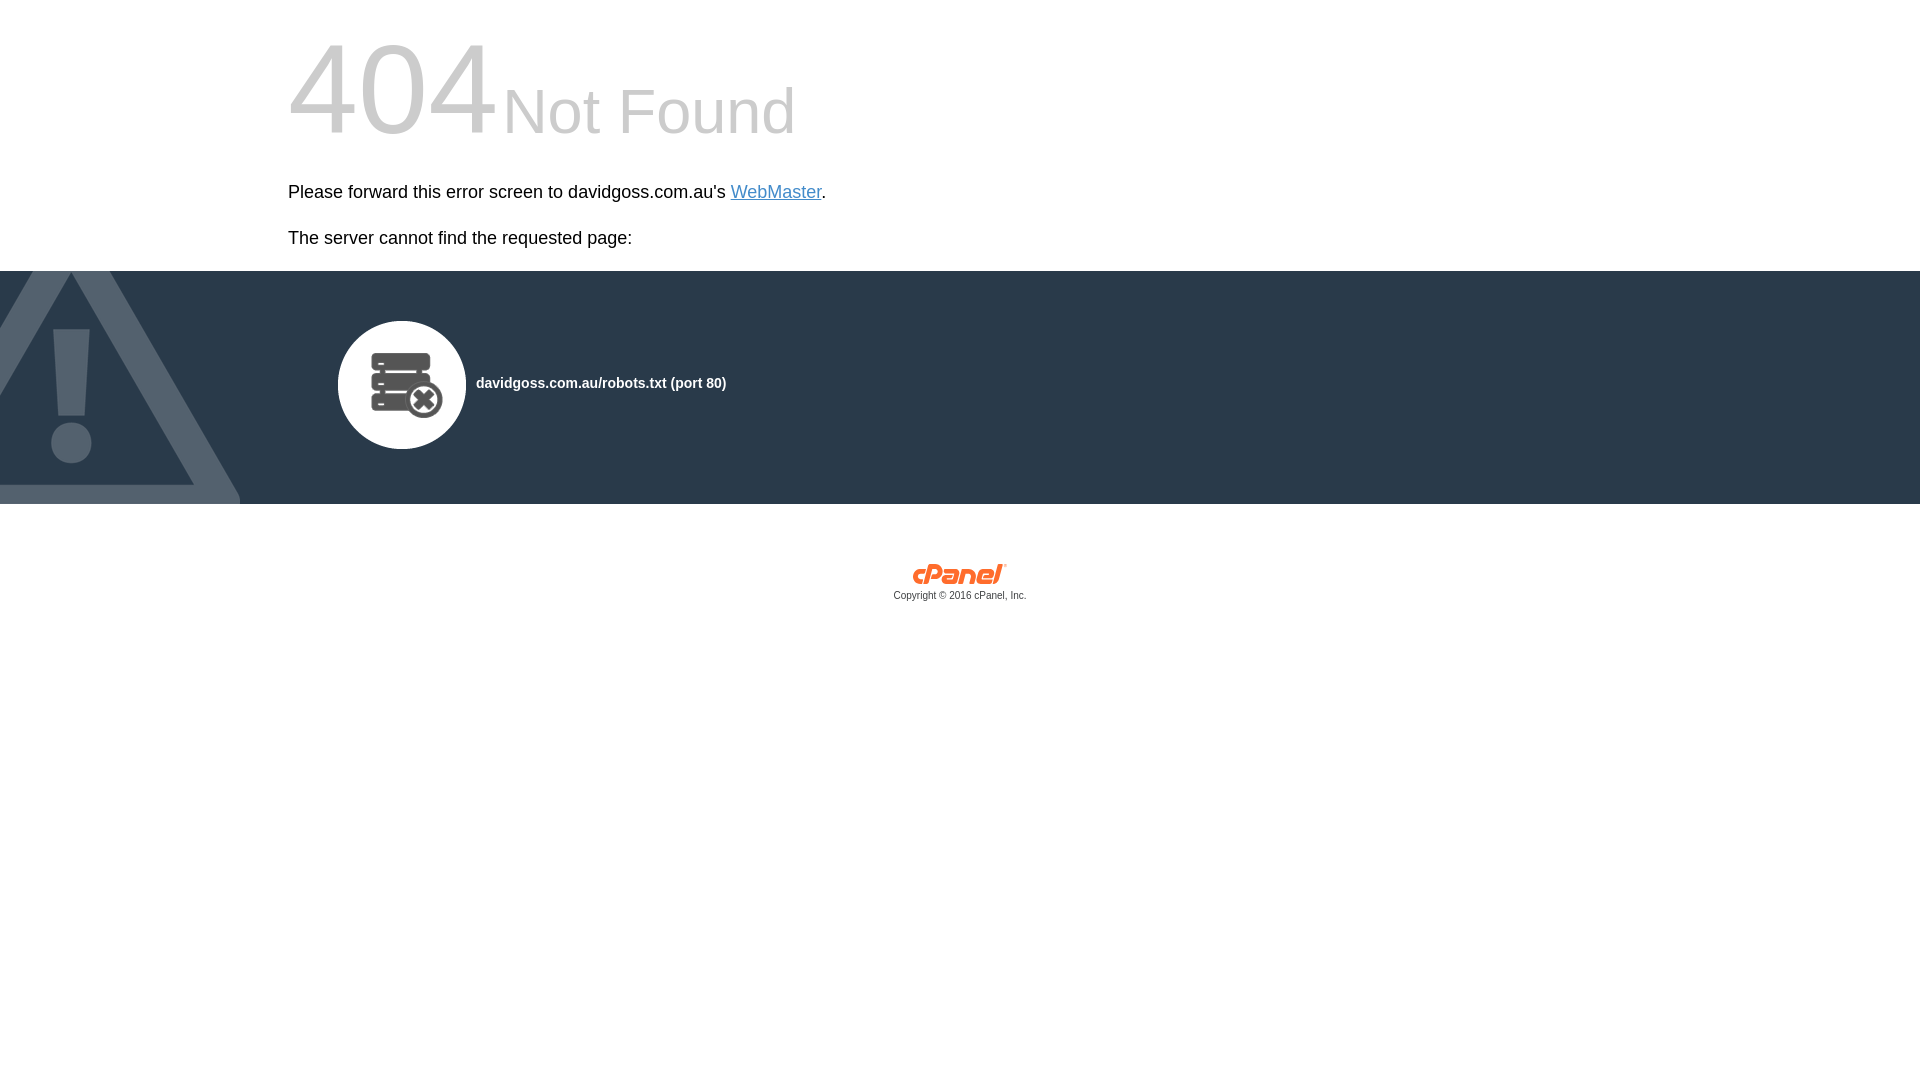  I want to click on 'WebMaster', so click(775, 192).